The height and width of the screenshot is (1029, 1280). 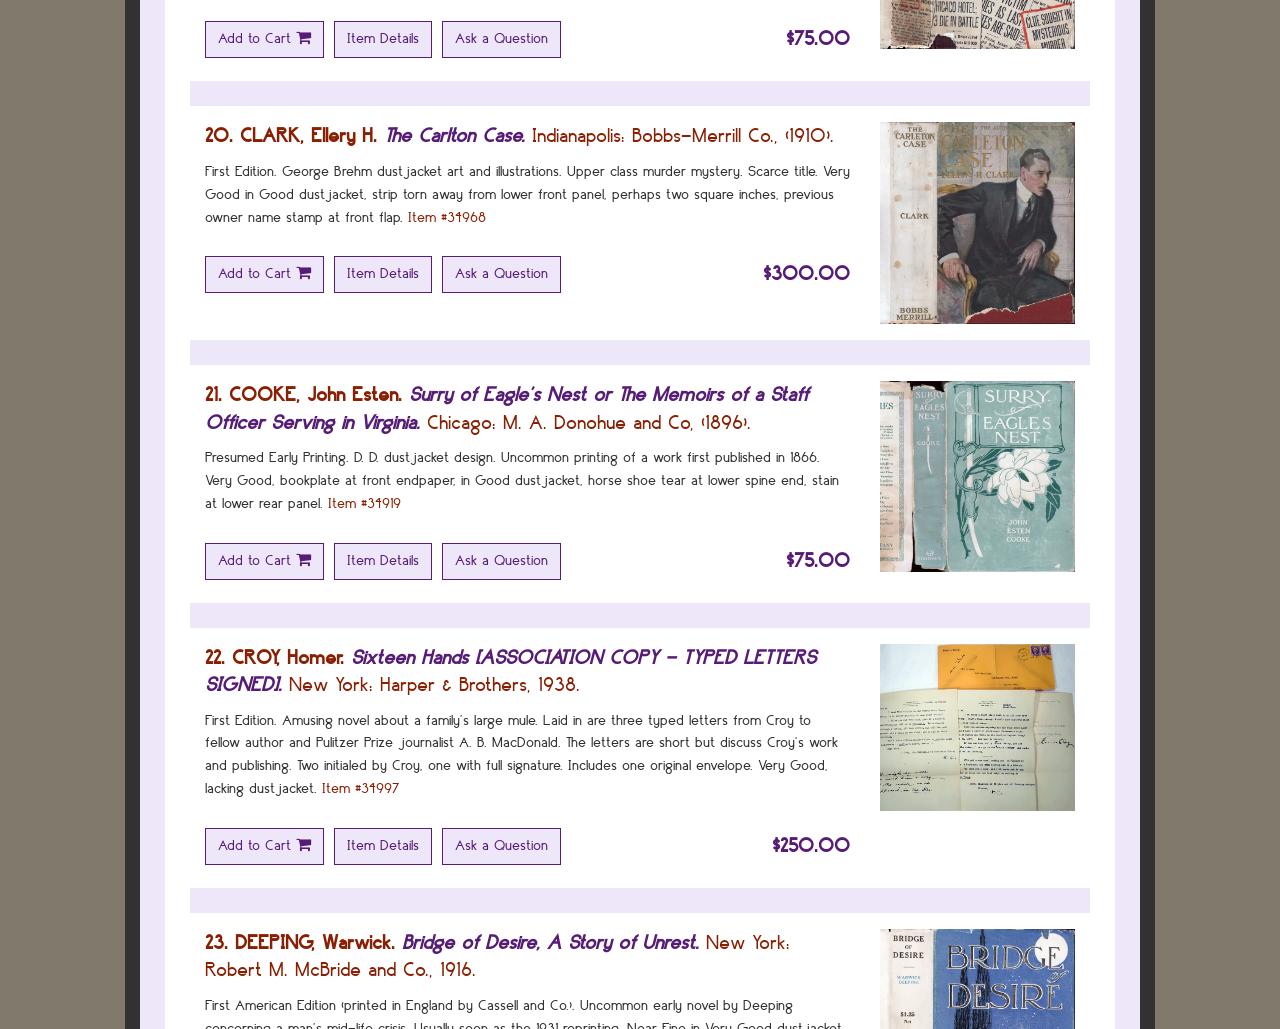 What do you see at coordinates (307, 134) in the screenshot?
I see `'CLARK, Ellery H.'` at bounding box center [307, 134].